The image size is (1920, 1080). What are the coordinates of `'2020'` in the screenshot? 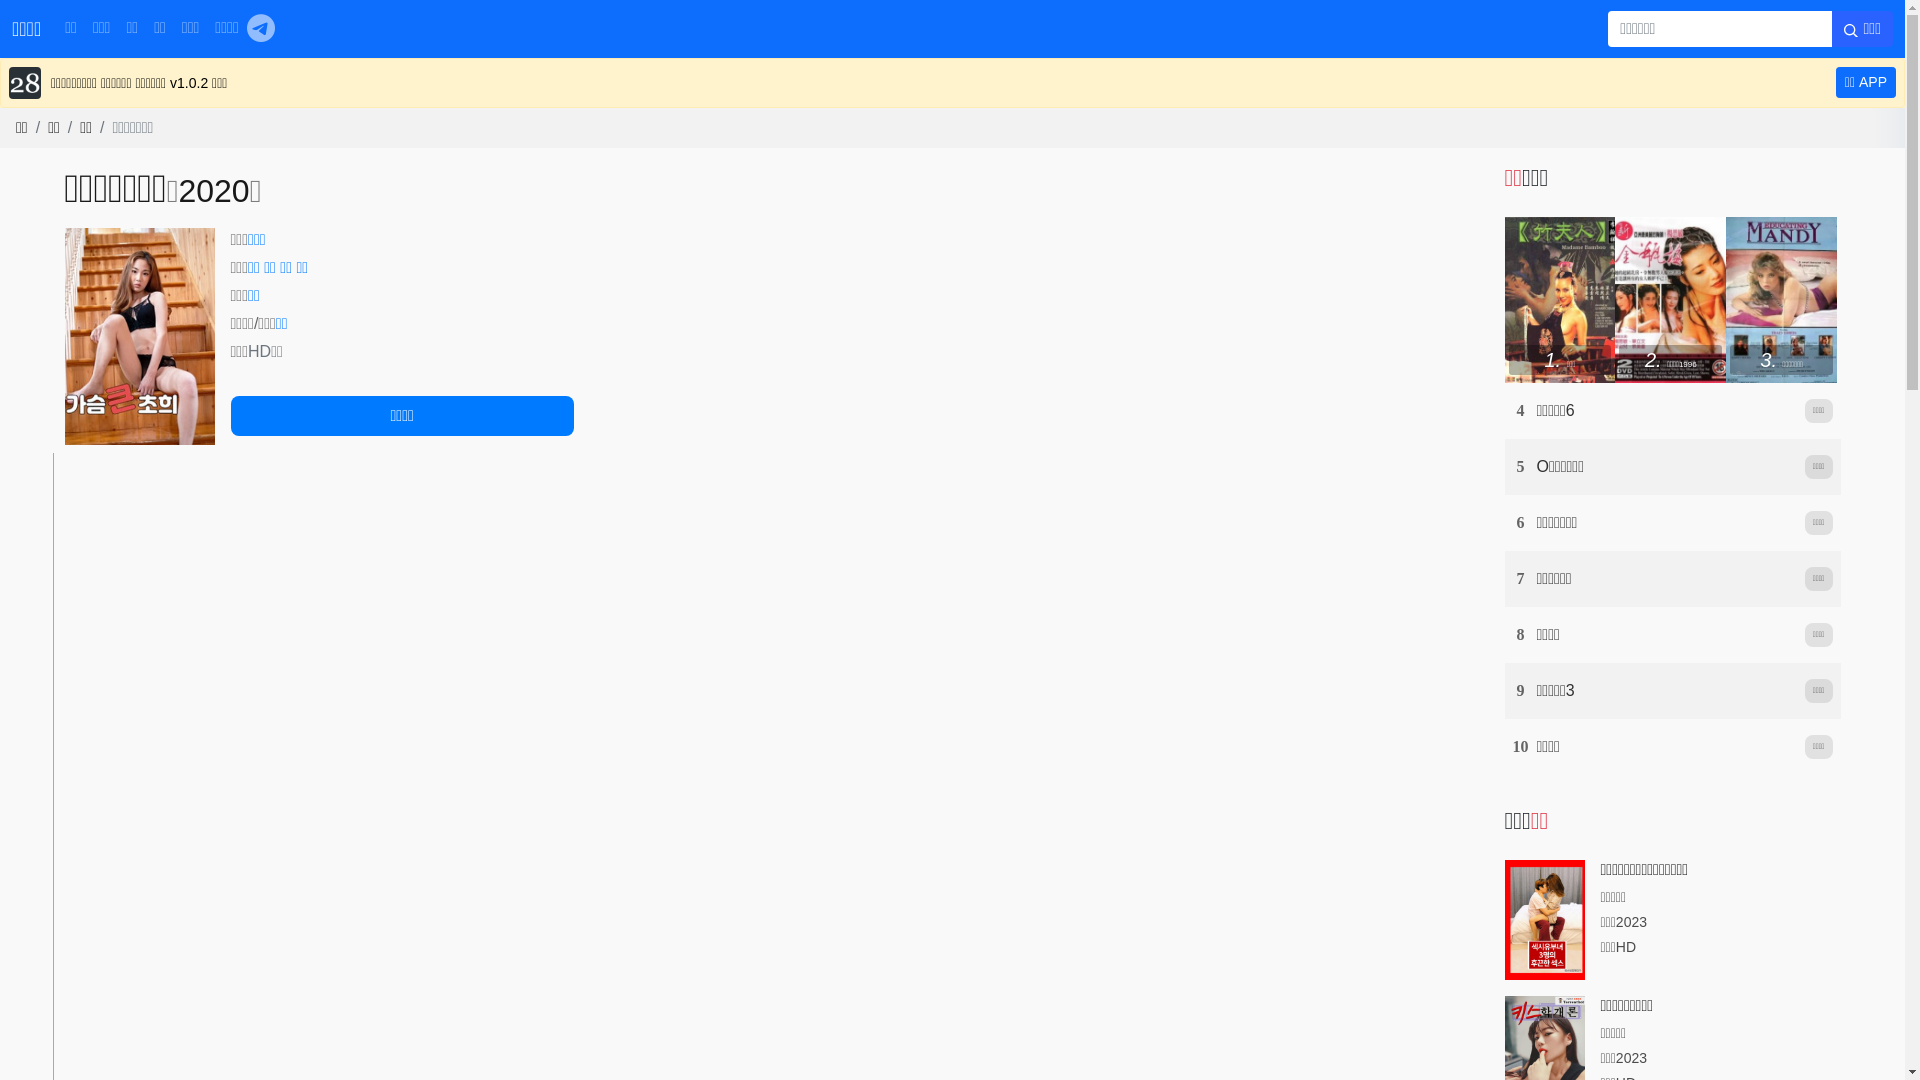 It's located at (177, 191).